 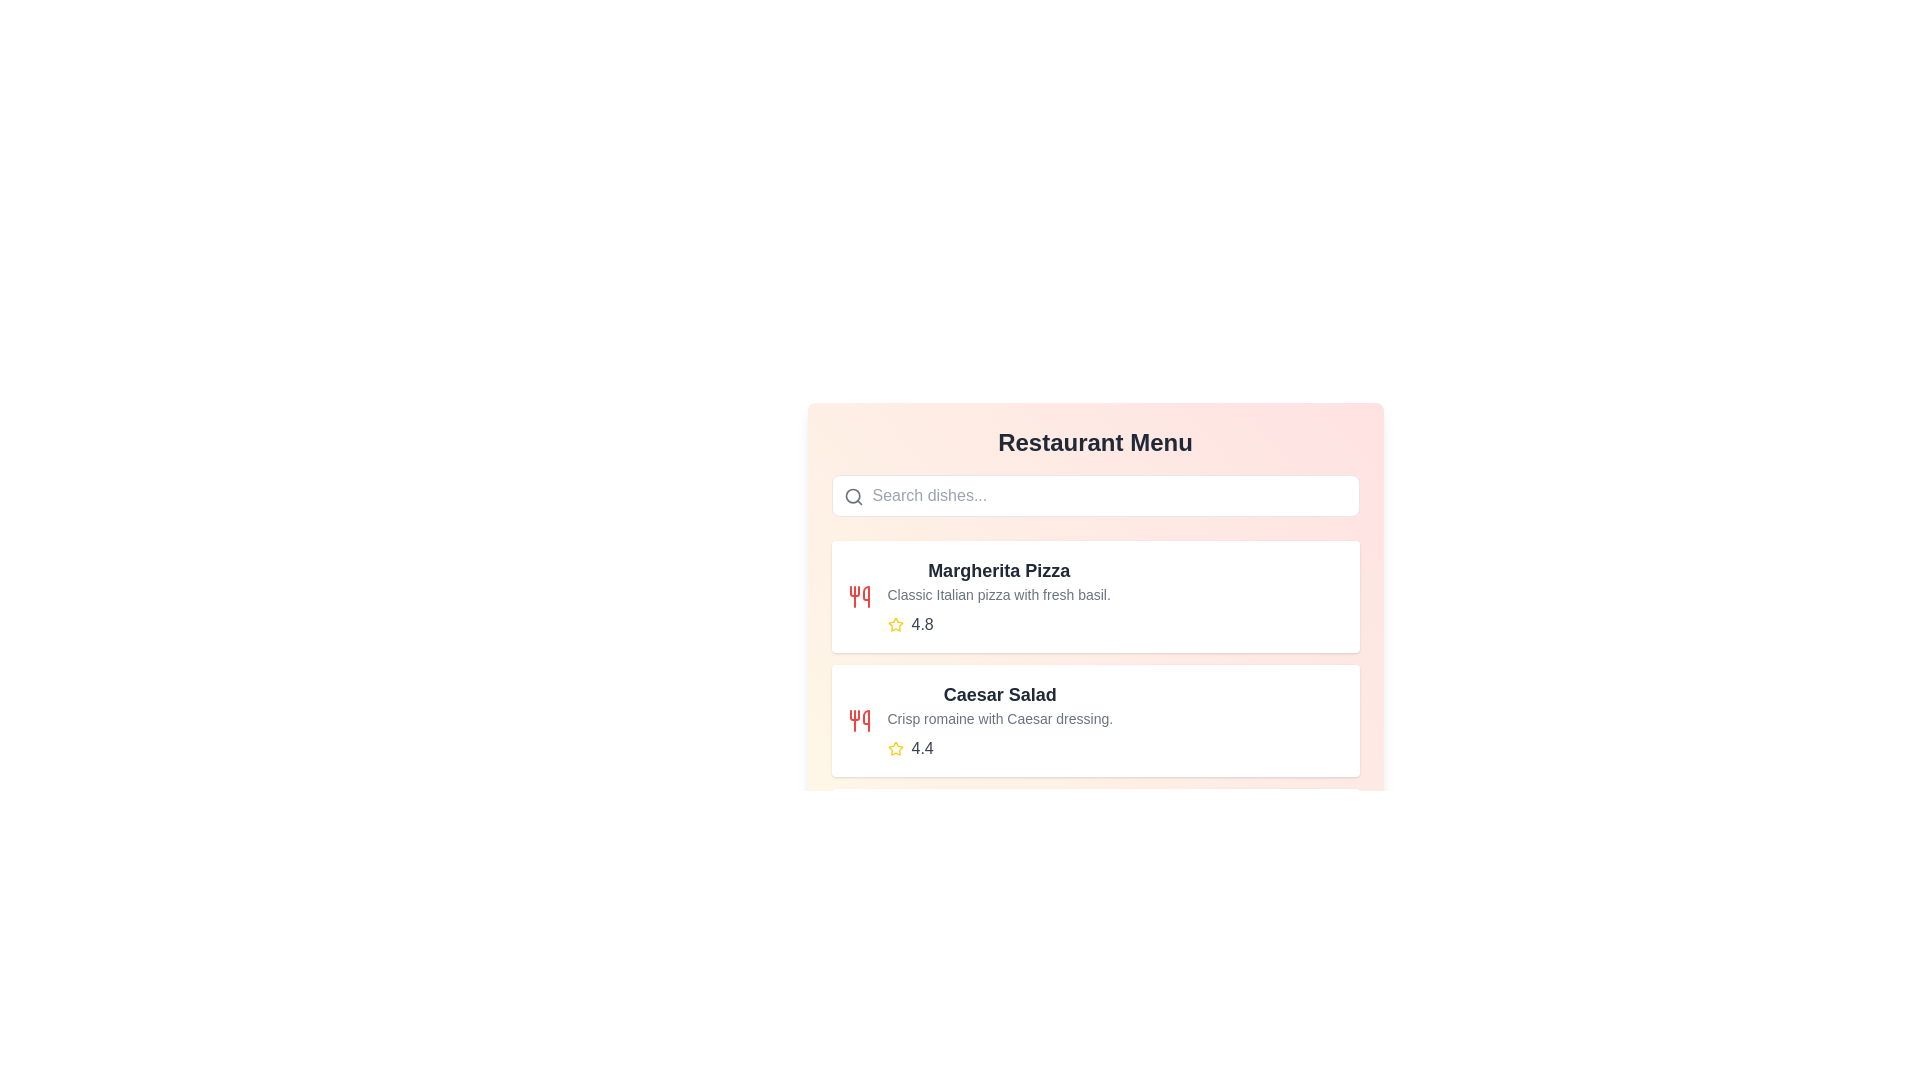 What do you see at coordinates (1000, 748) in the screenshot?
I see `the Rating display component that shows the rating for 'Caesar Salad', located in the lower-right section of the card` at bounding box center [1000, 748].